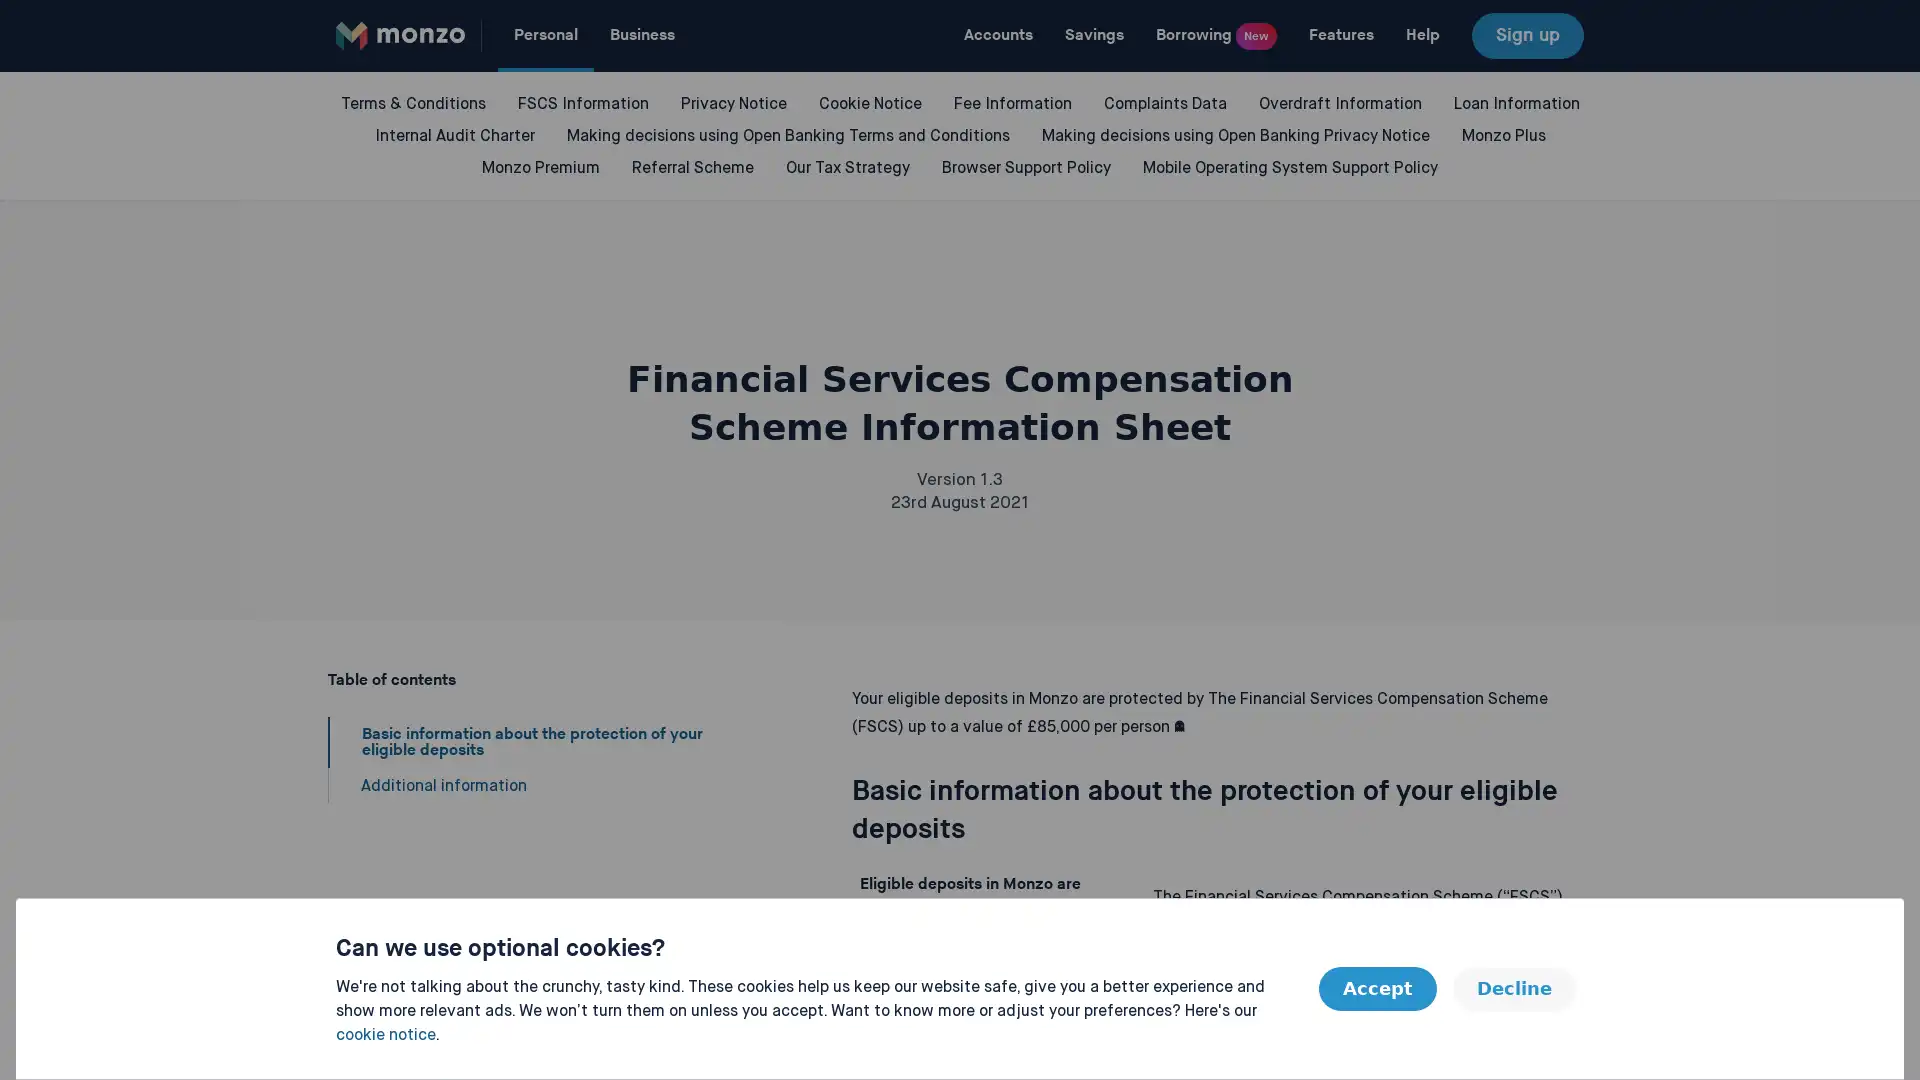 This screenshot has height=1080, width=1920. Describe the element at coordinates (1093, 35) in the screenshot. I see `Savings` at that location.